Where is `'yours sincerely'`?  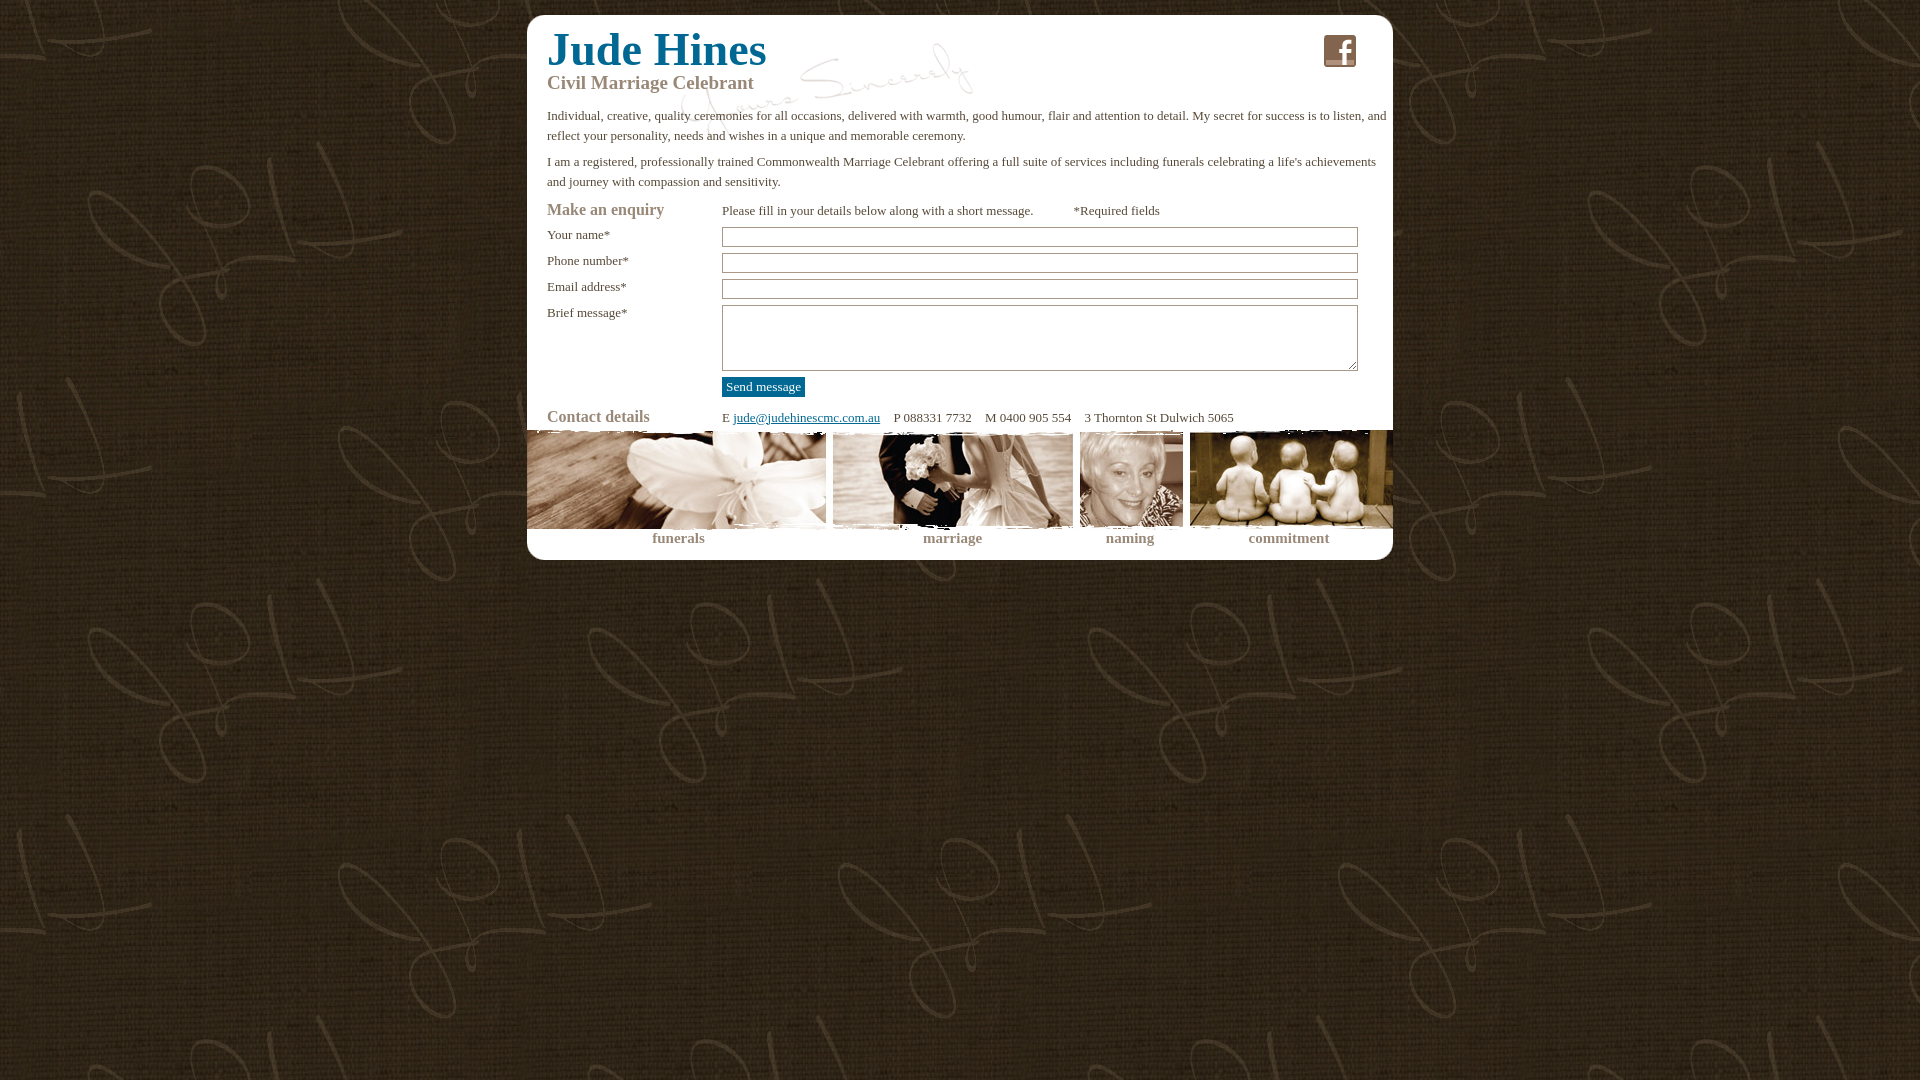 'yours sincerely' is located at coordinates (676, 84).